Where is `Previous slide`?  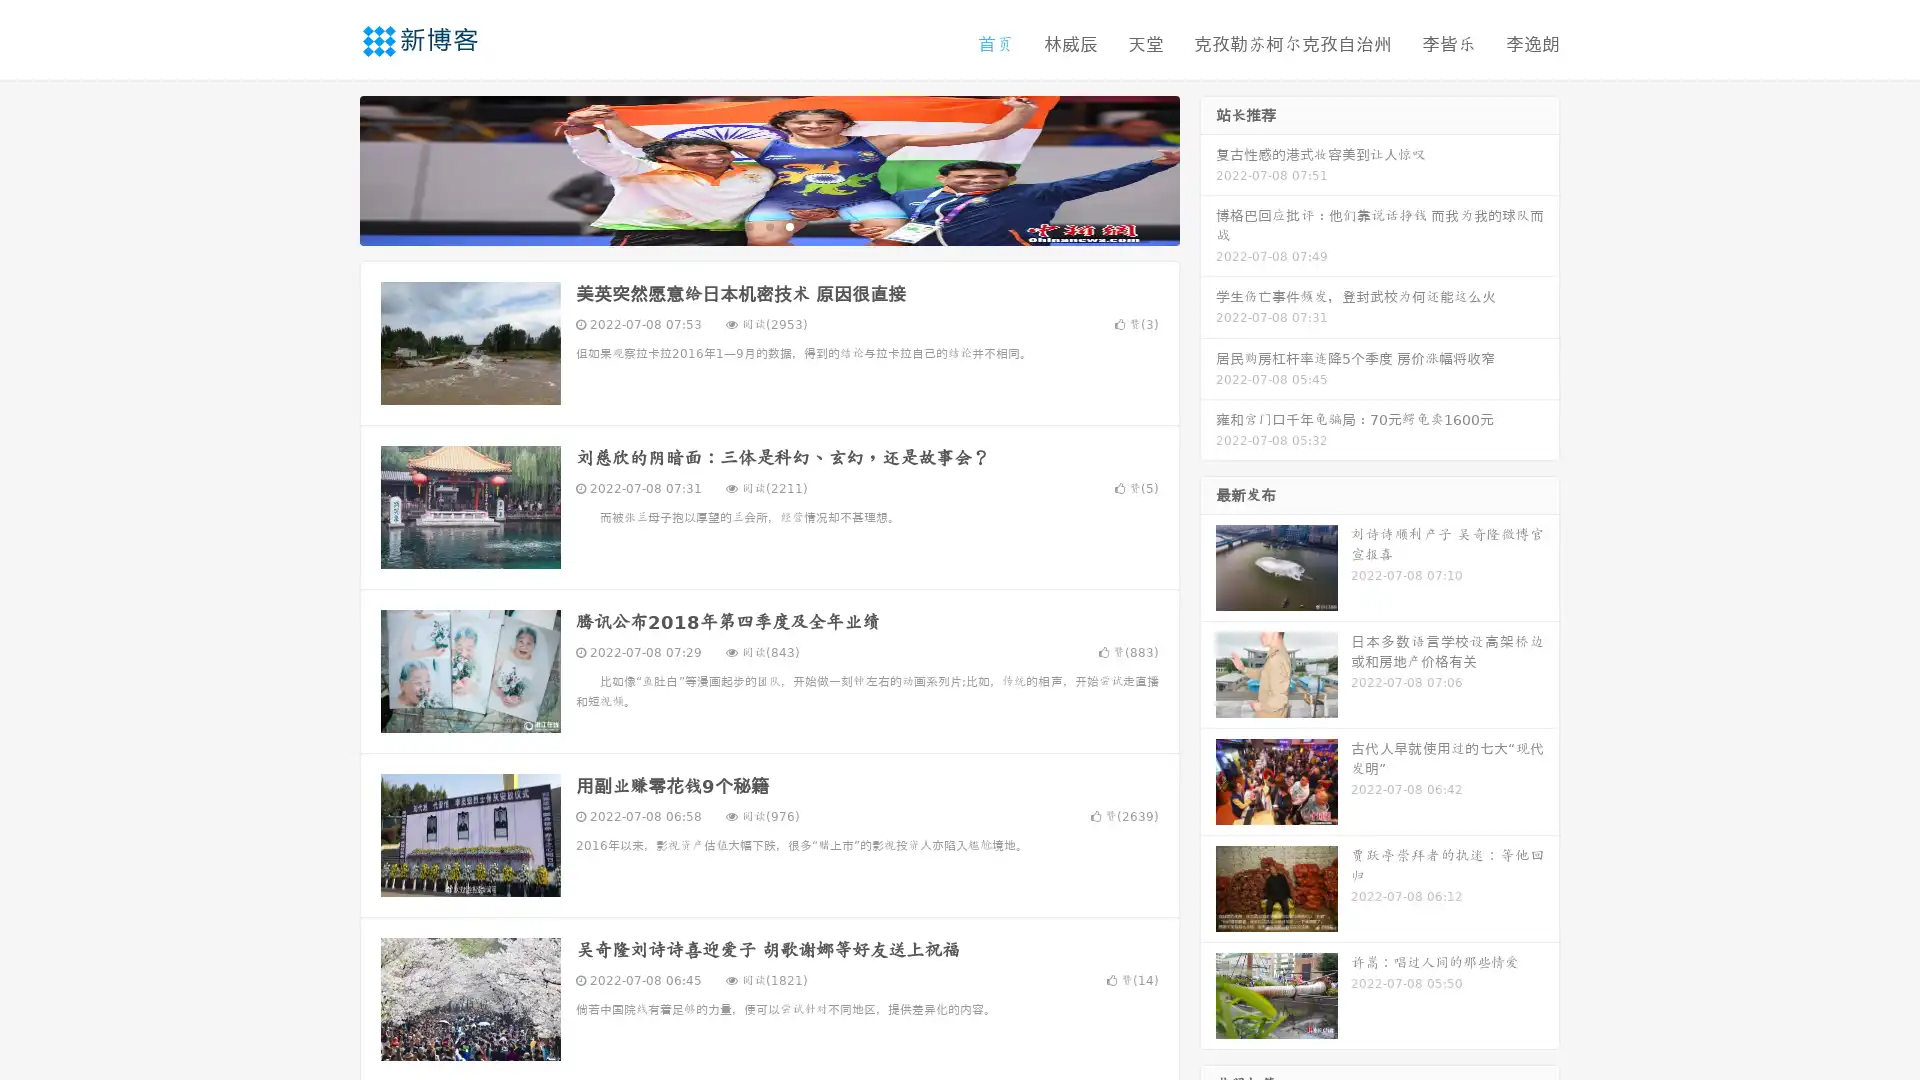
Previous slide is located at coordinates (330, 168).